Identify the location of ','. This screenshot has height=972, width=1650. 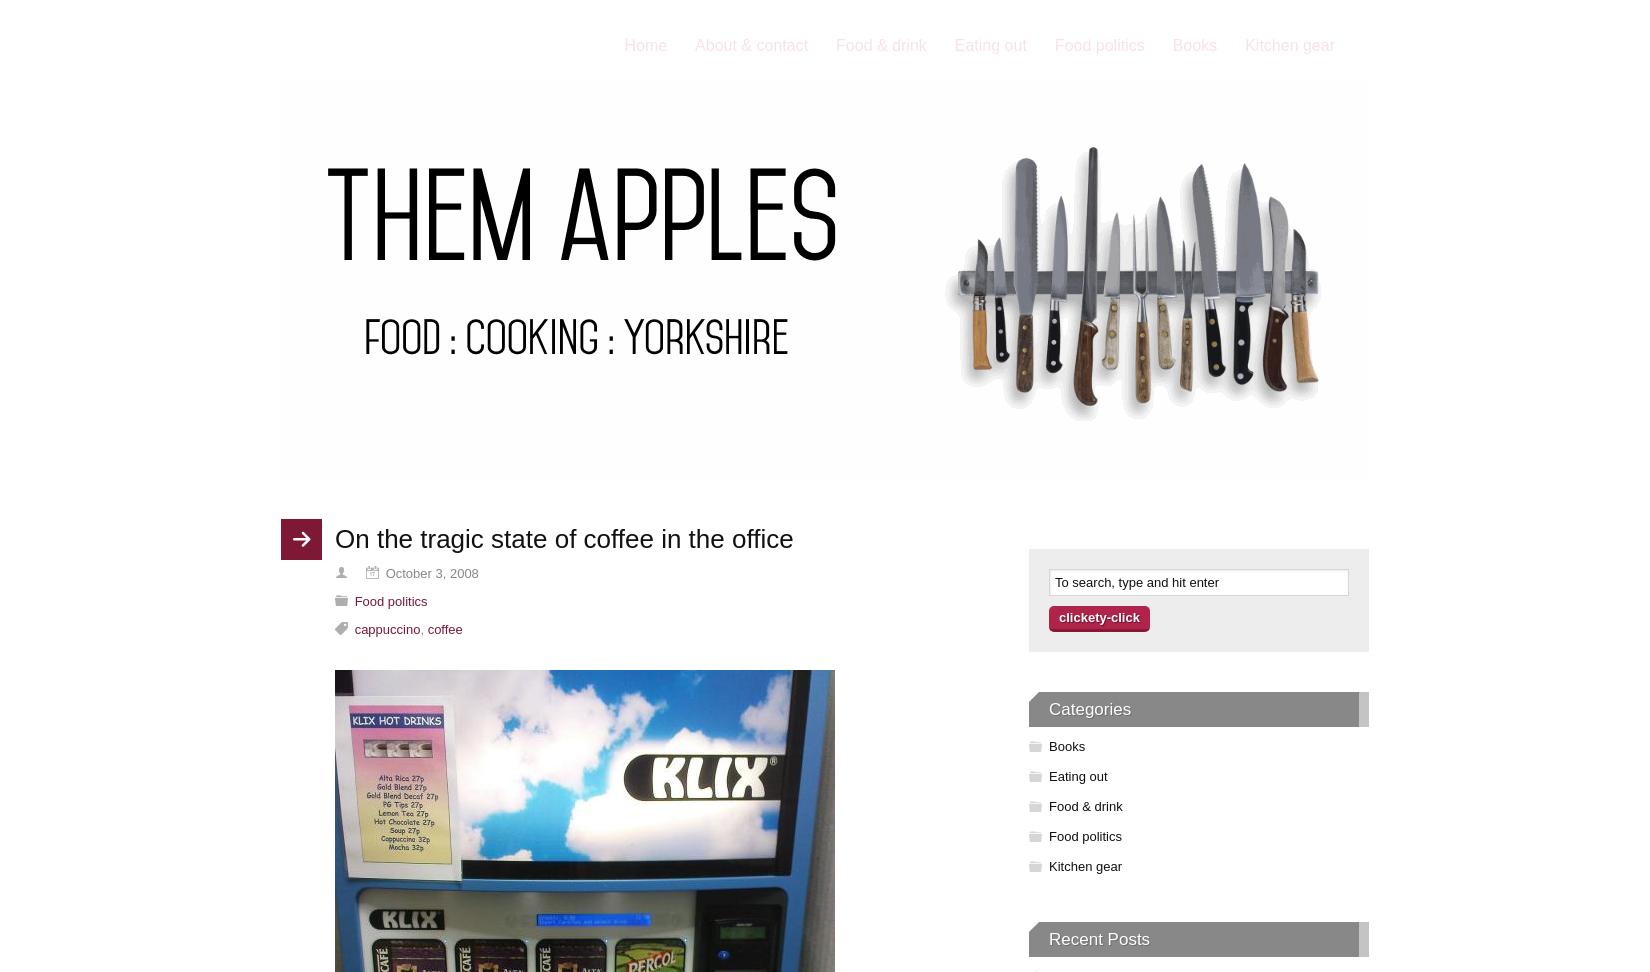
(422, 629).